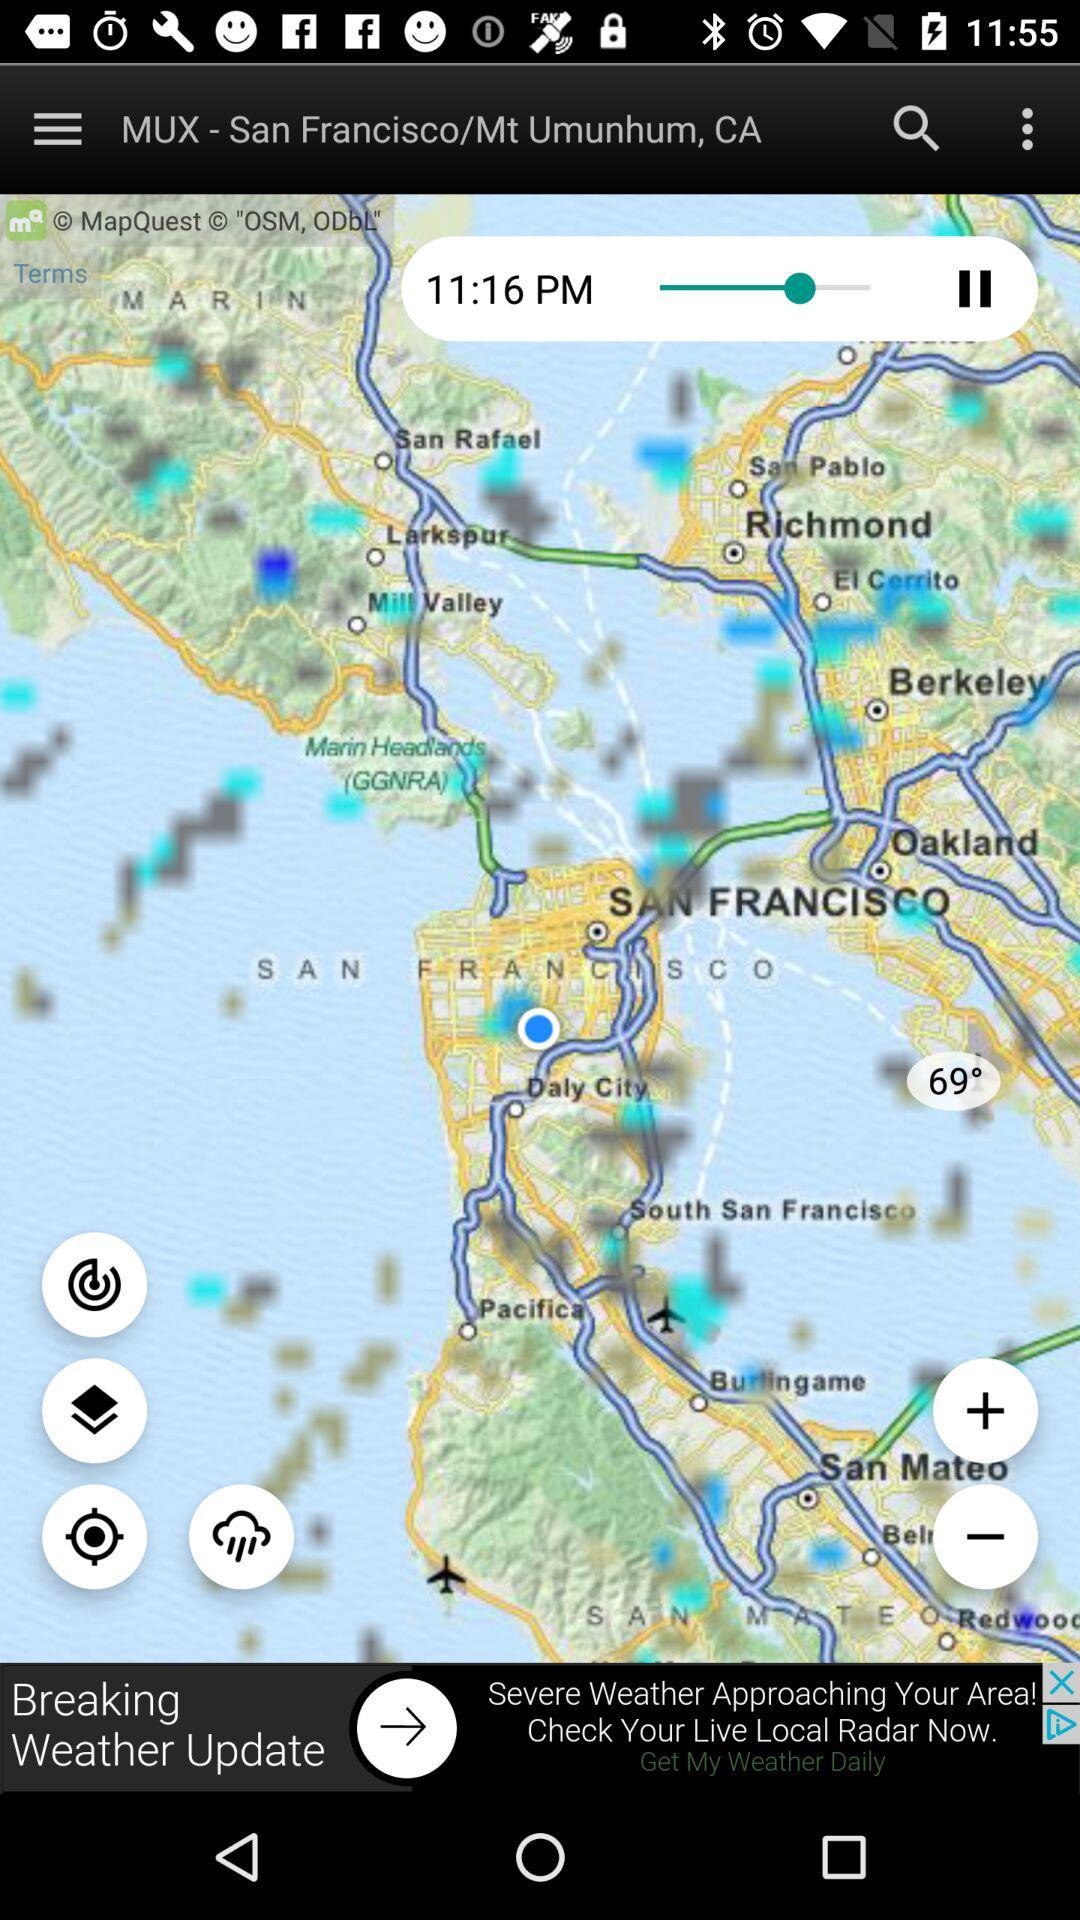 This screenshot has width=1080, height=1920. Describe the element at coordinates (984, 1409) in the screenshot. I see `zoom in on map` at that location.